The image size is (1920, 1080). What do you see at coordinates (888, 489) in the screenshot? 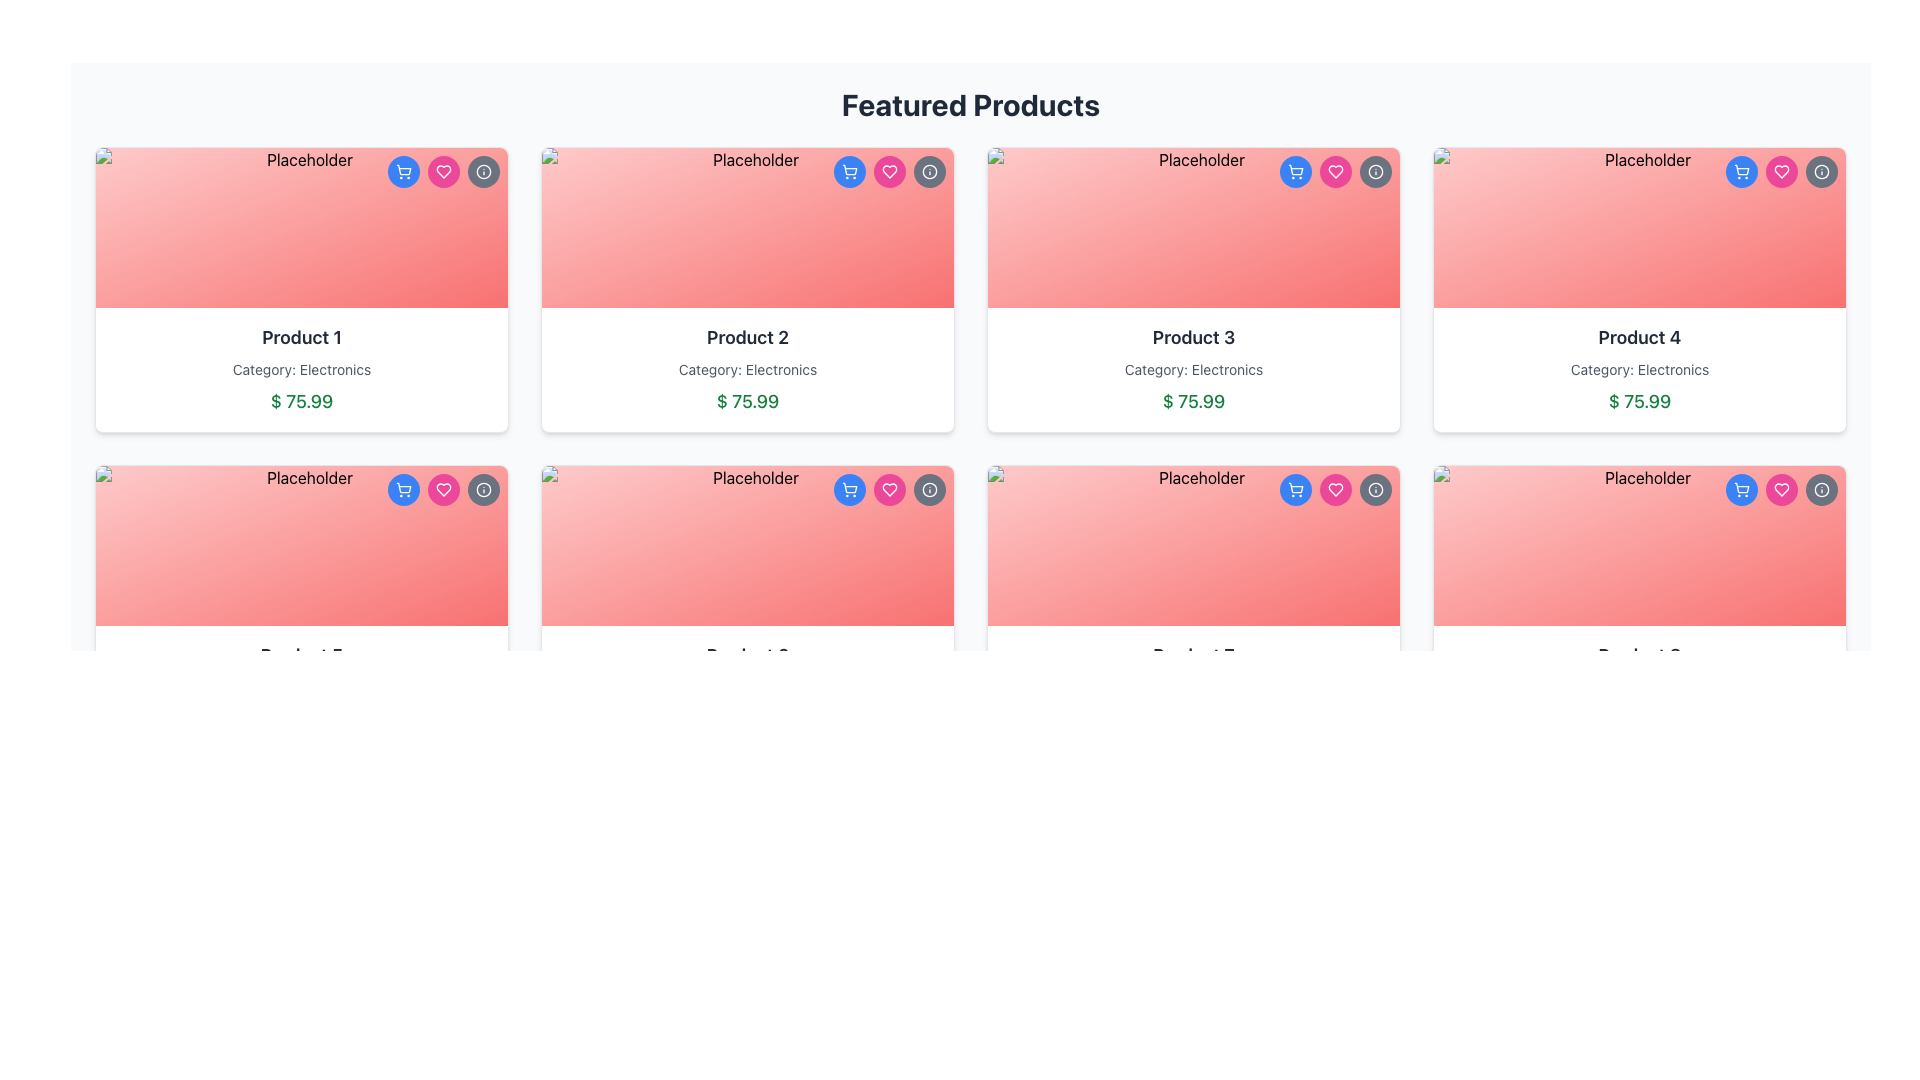
I see `the pink circular button with a white heart icon located at the top-right corner of the 'Product 6' card to favorite the product` at bounding box center [888, 489].